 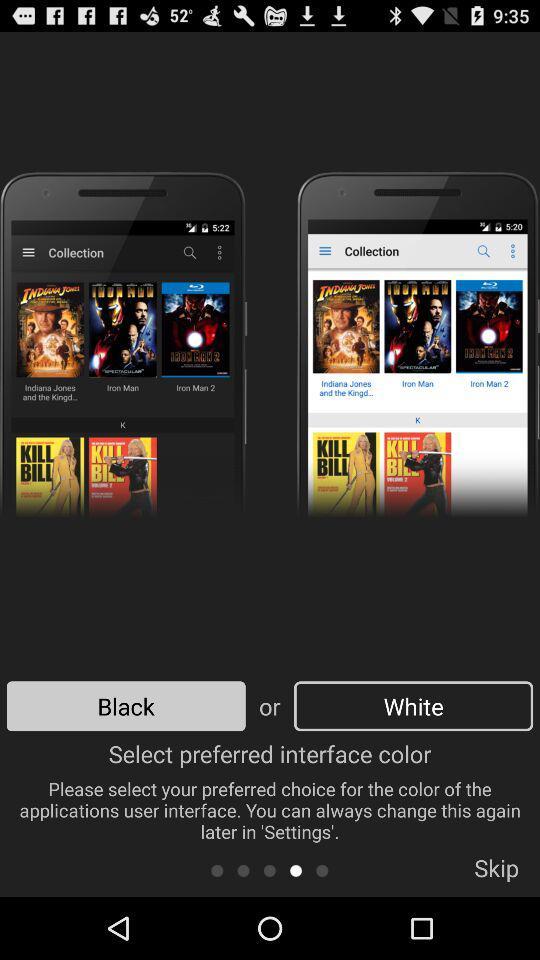 What do you see at coordinates (269, 869) in the screenshot?
I see `item below the select preferred interface icon` at bounding box center [269, 869].